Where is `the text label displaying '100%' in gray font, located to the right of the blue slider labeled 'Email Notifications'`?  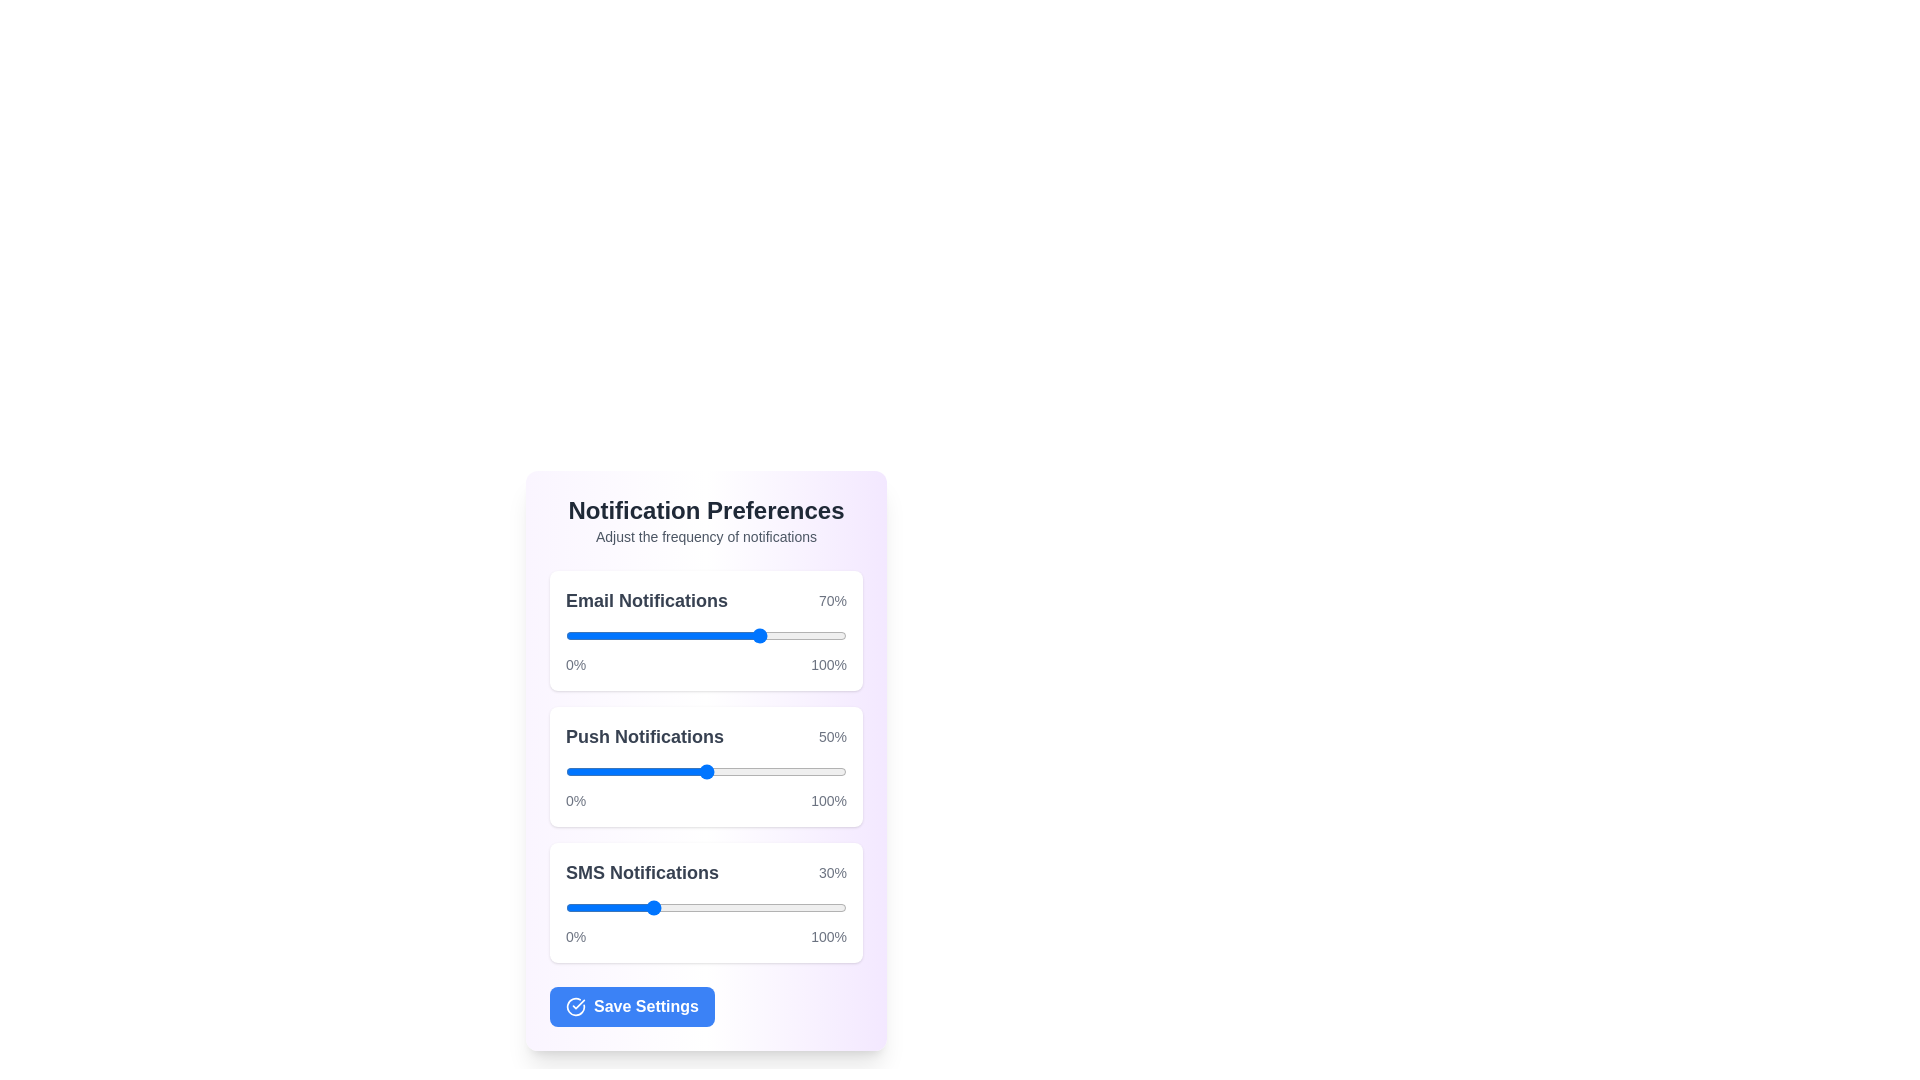
the text label displaying '100%' in gray font, located to the right of the blue slider labeled 'Email Notifications' is located at coordinates (829, 664).